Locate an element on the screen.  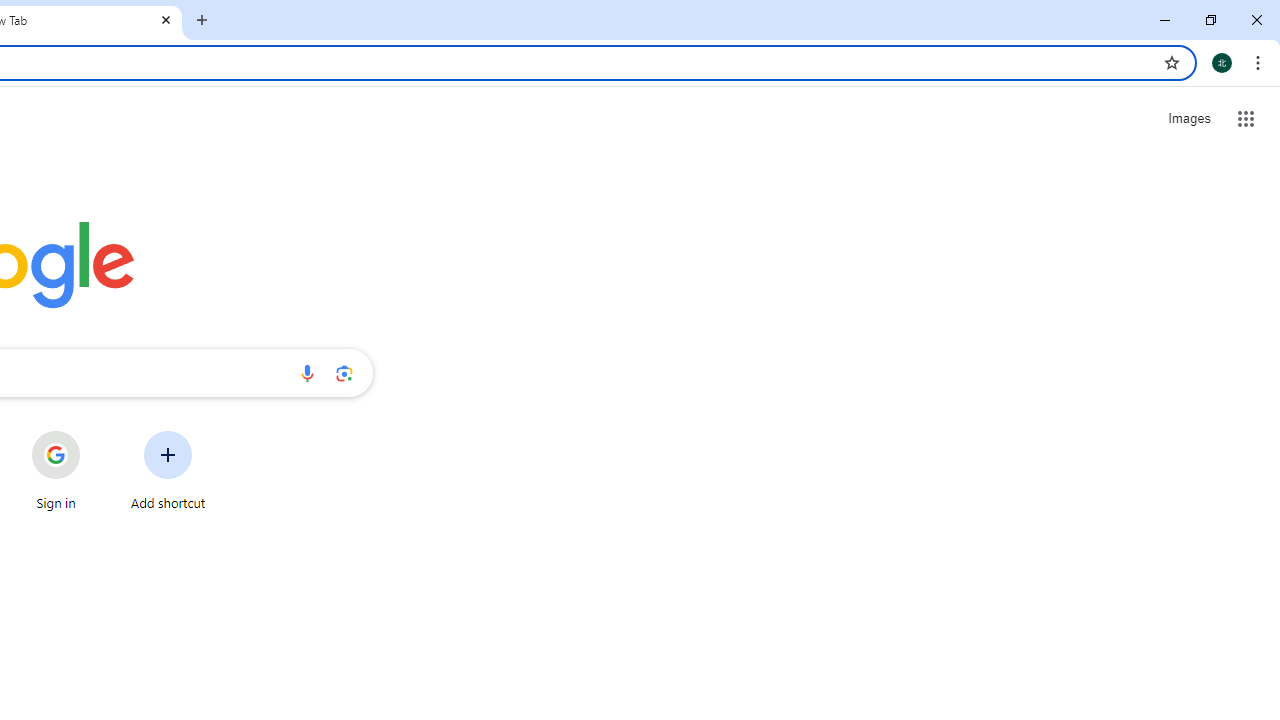
'Close' is located at coordinates (166, 19).